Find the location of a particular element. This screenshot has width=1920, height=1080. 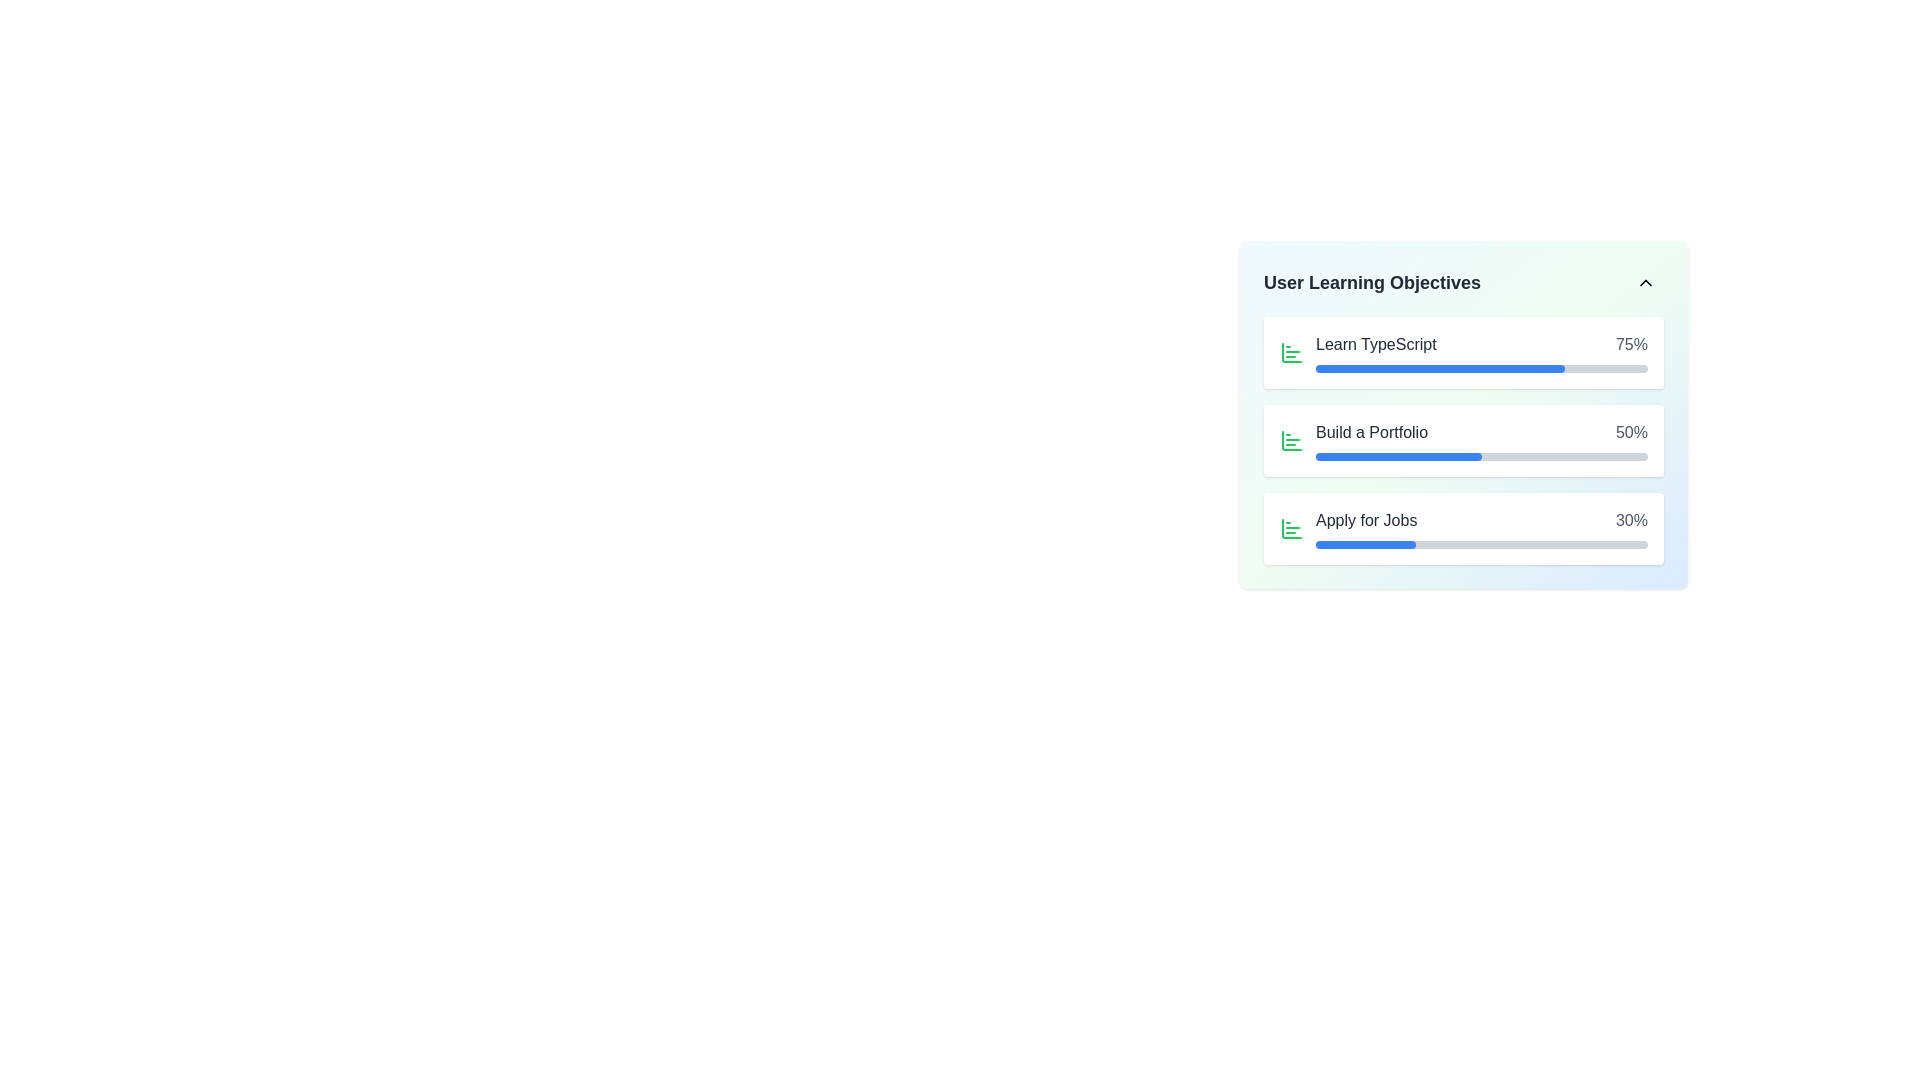

the text label element displaying 'Build a Portfolio' is located at coordinates (1371, 431).